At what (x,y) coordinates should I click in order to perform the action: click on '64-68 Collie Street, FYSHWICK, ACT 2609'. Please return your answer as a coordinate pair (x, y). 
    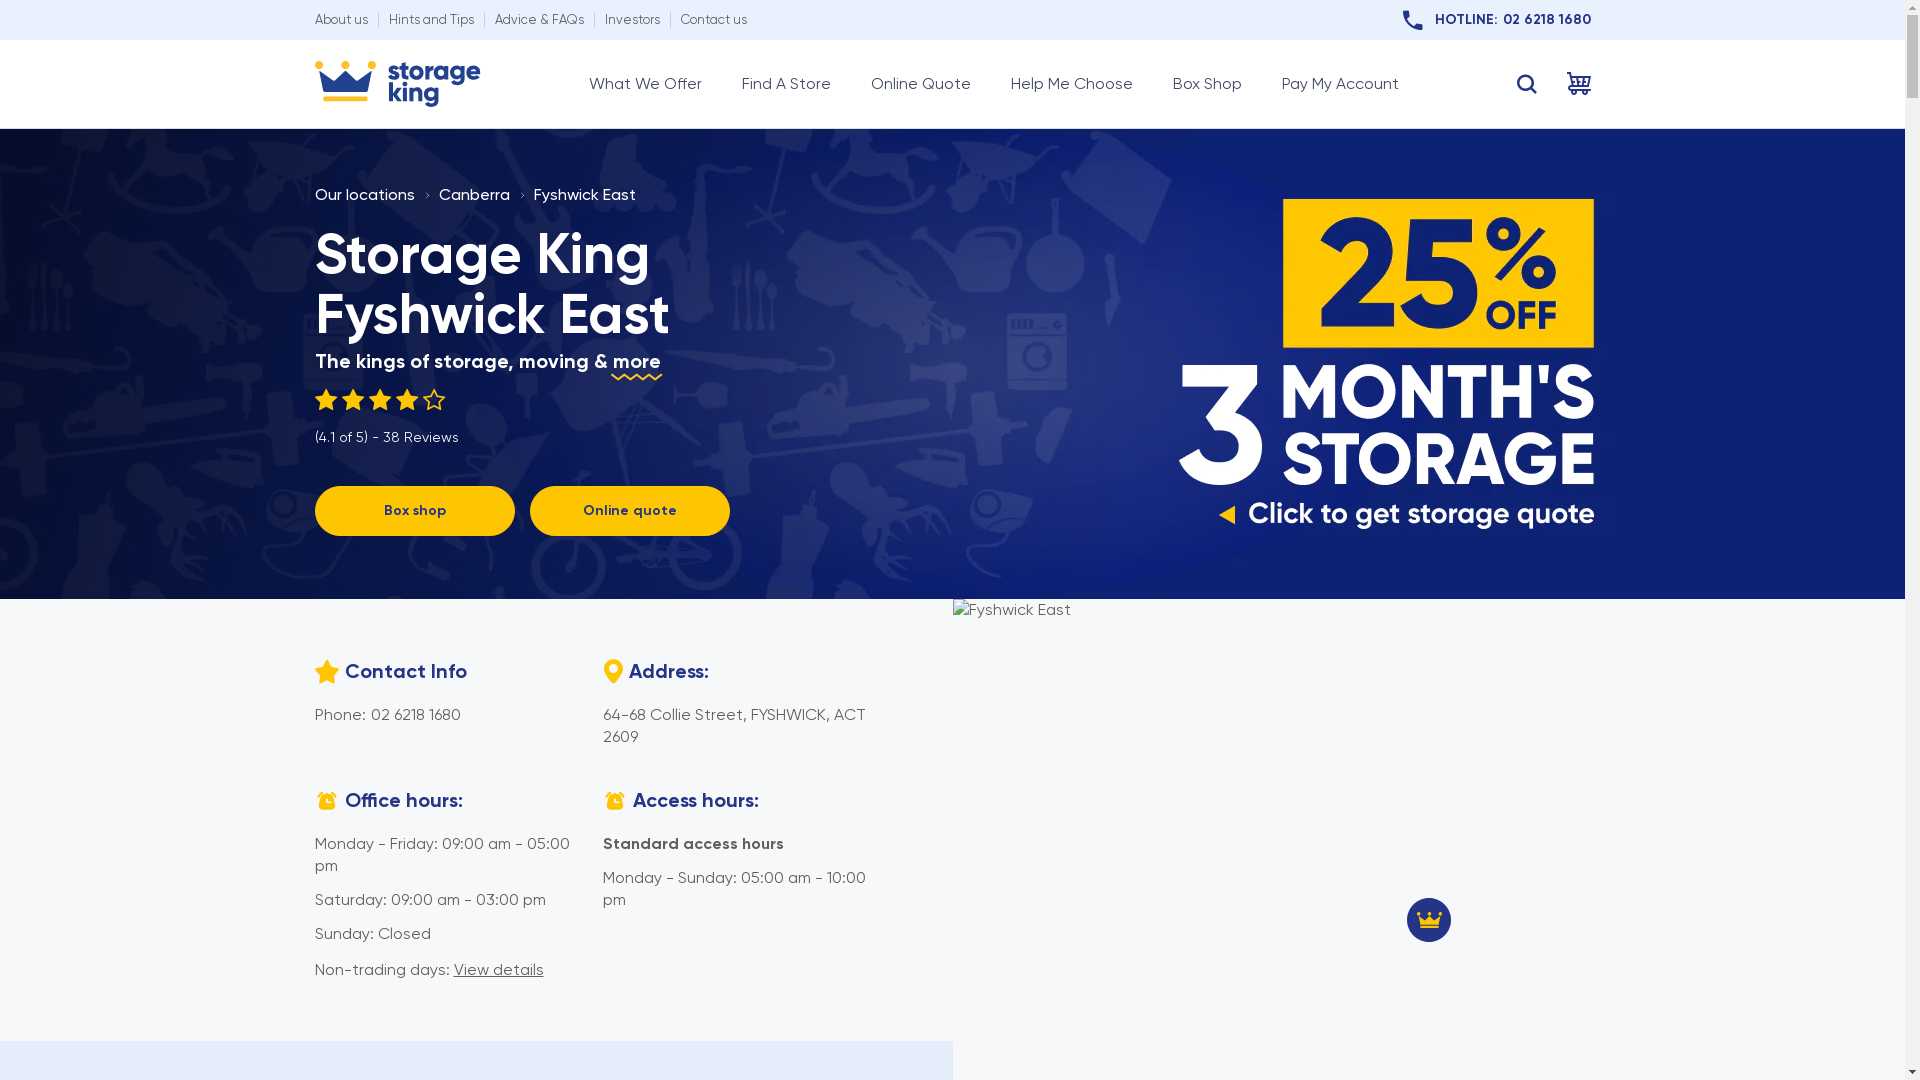
    Looking at the image, I should click on (732, 725).